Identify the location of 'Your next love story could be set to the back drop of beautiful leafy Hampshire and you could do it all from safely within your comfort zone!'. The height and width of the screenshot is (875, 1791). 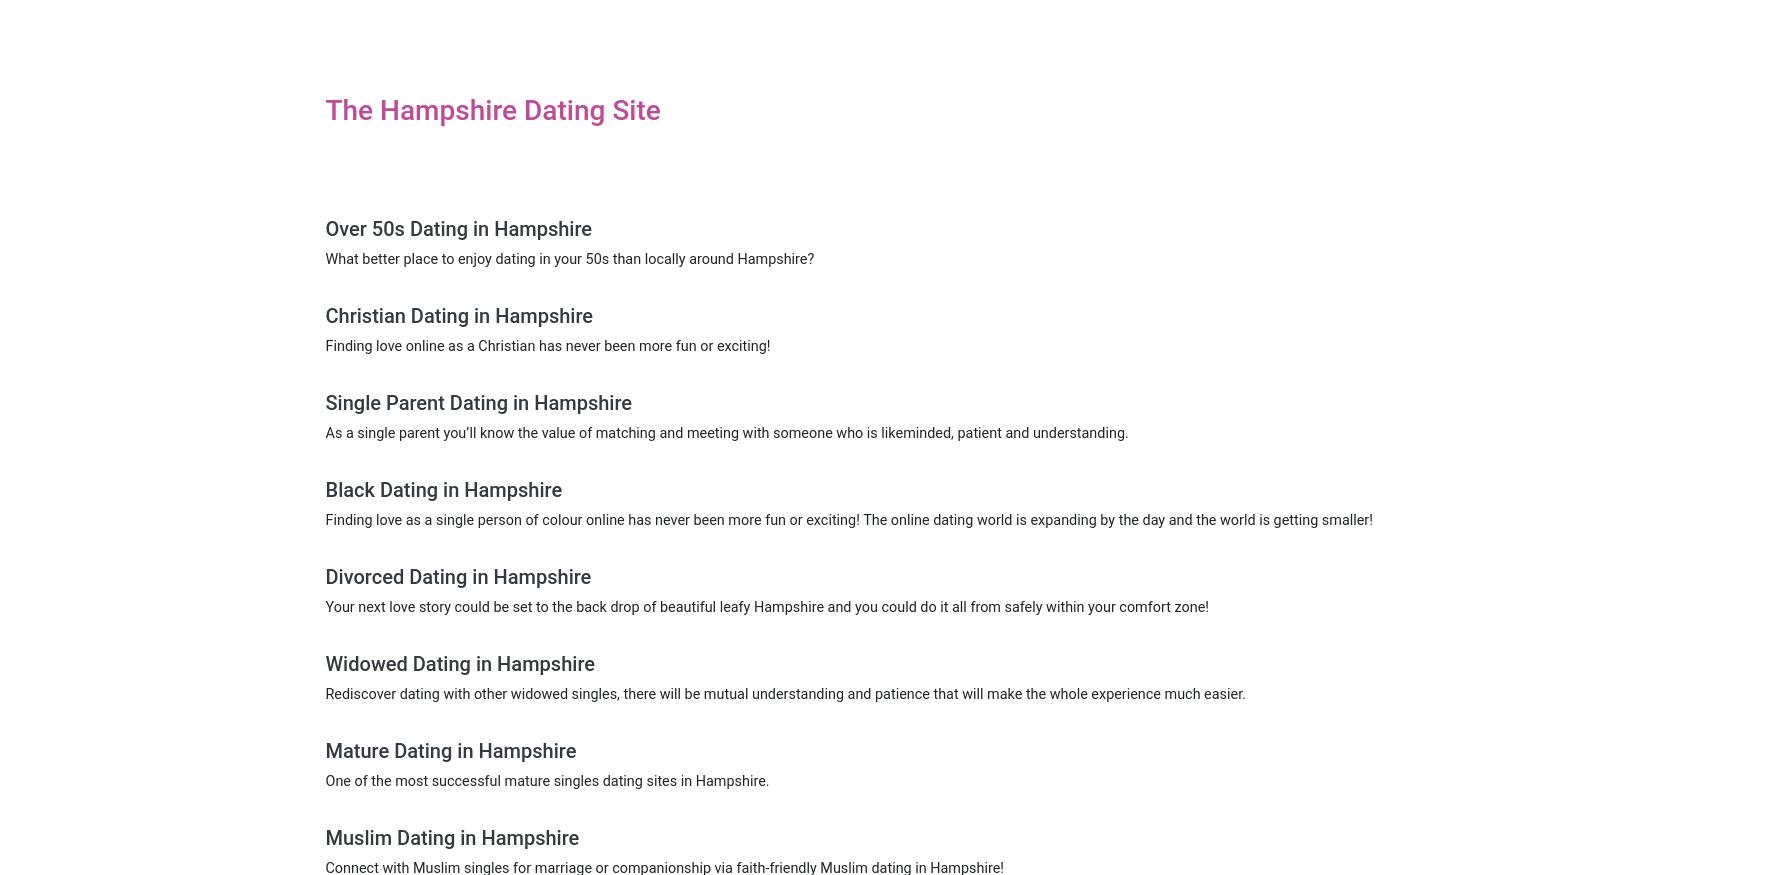
(325, 607).